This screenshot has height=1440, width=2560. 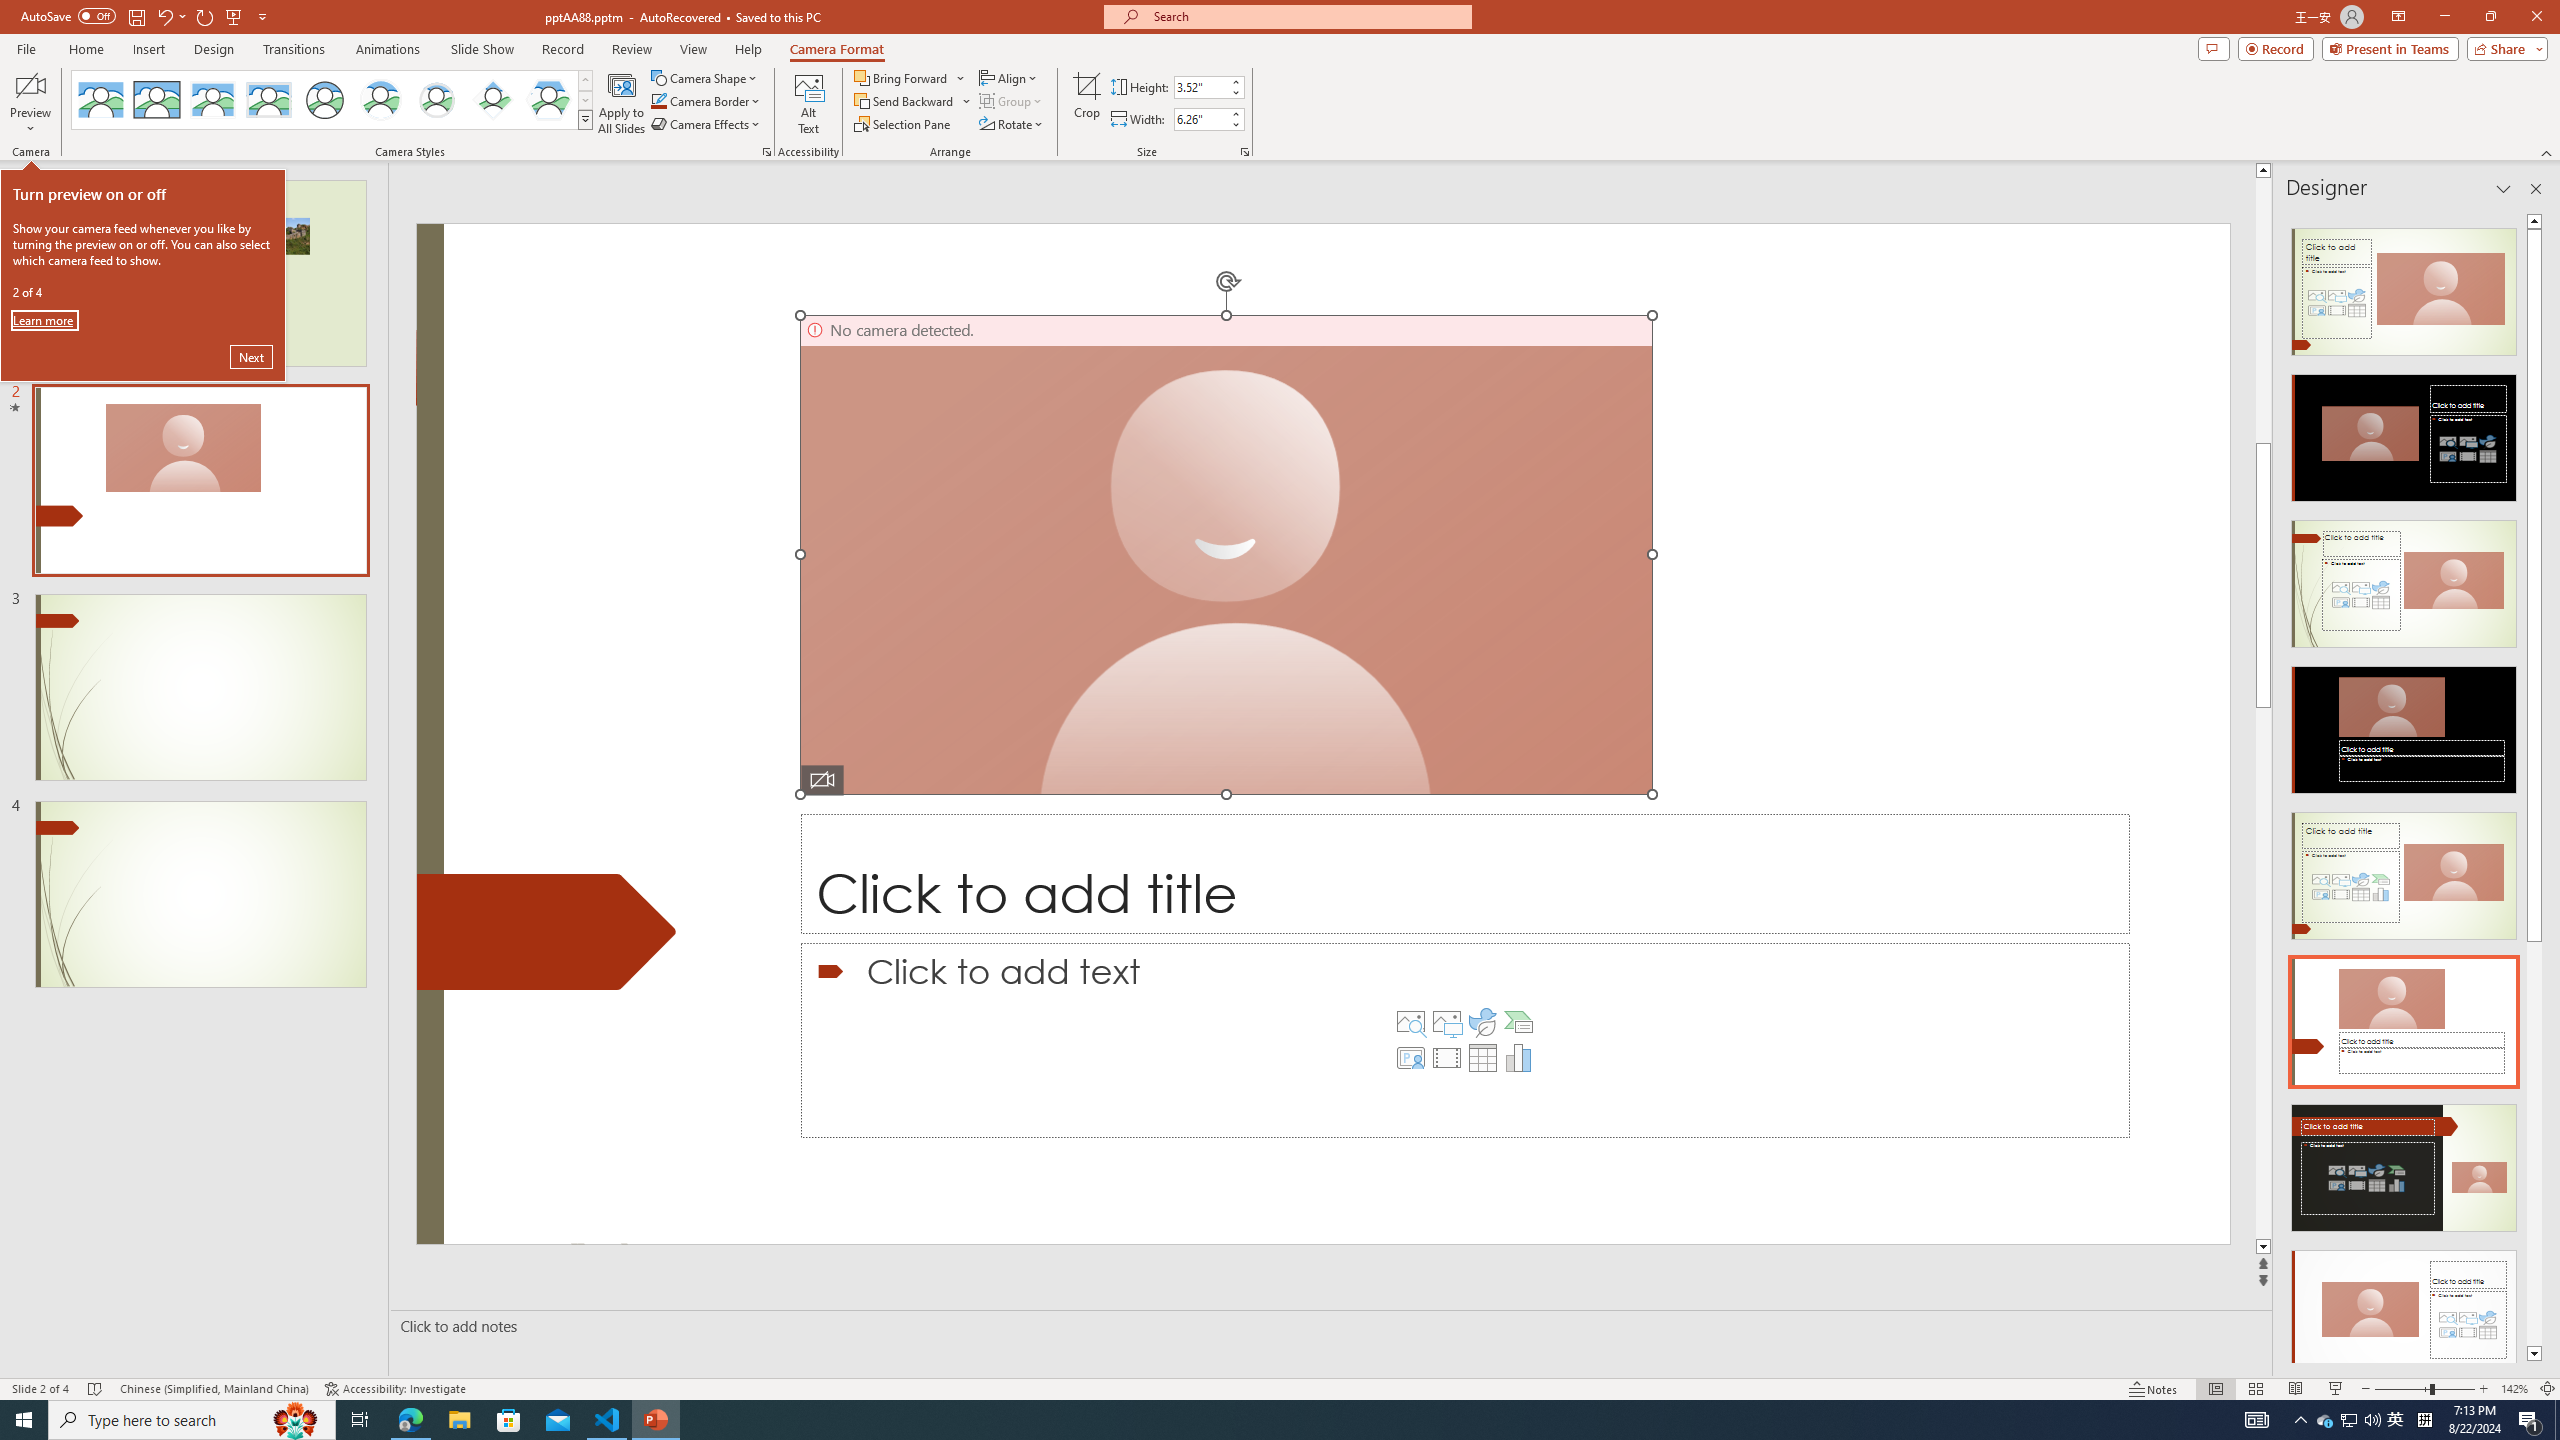 I want to click on 'Send Backward', so click(x=904, y=99).